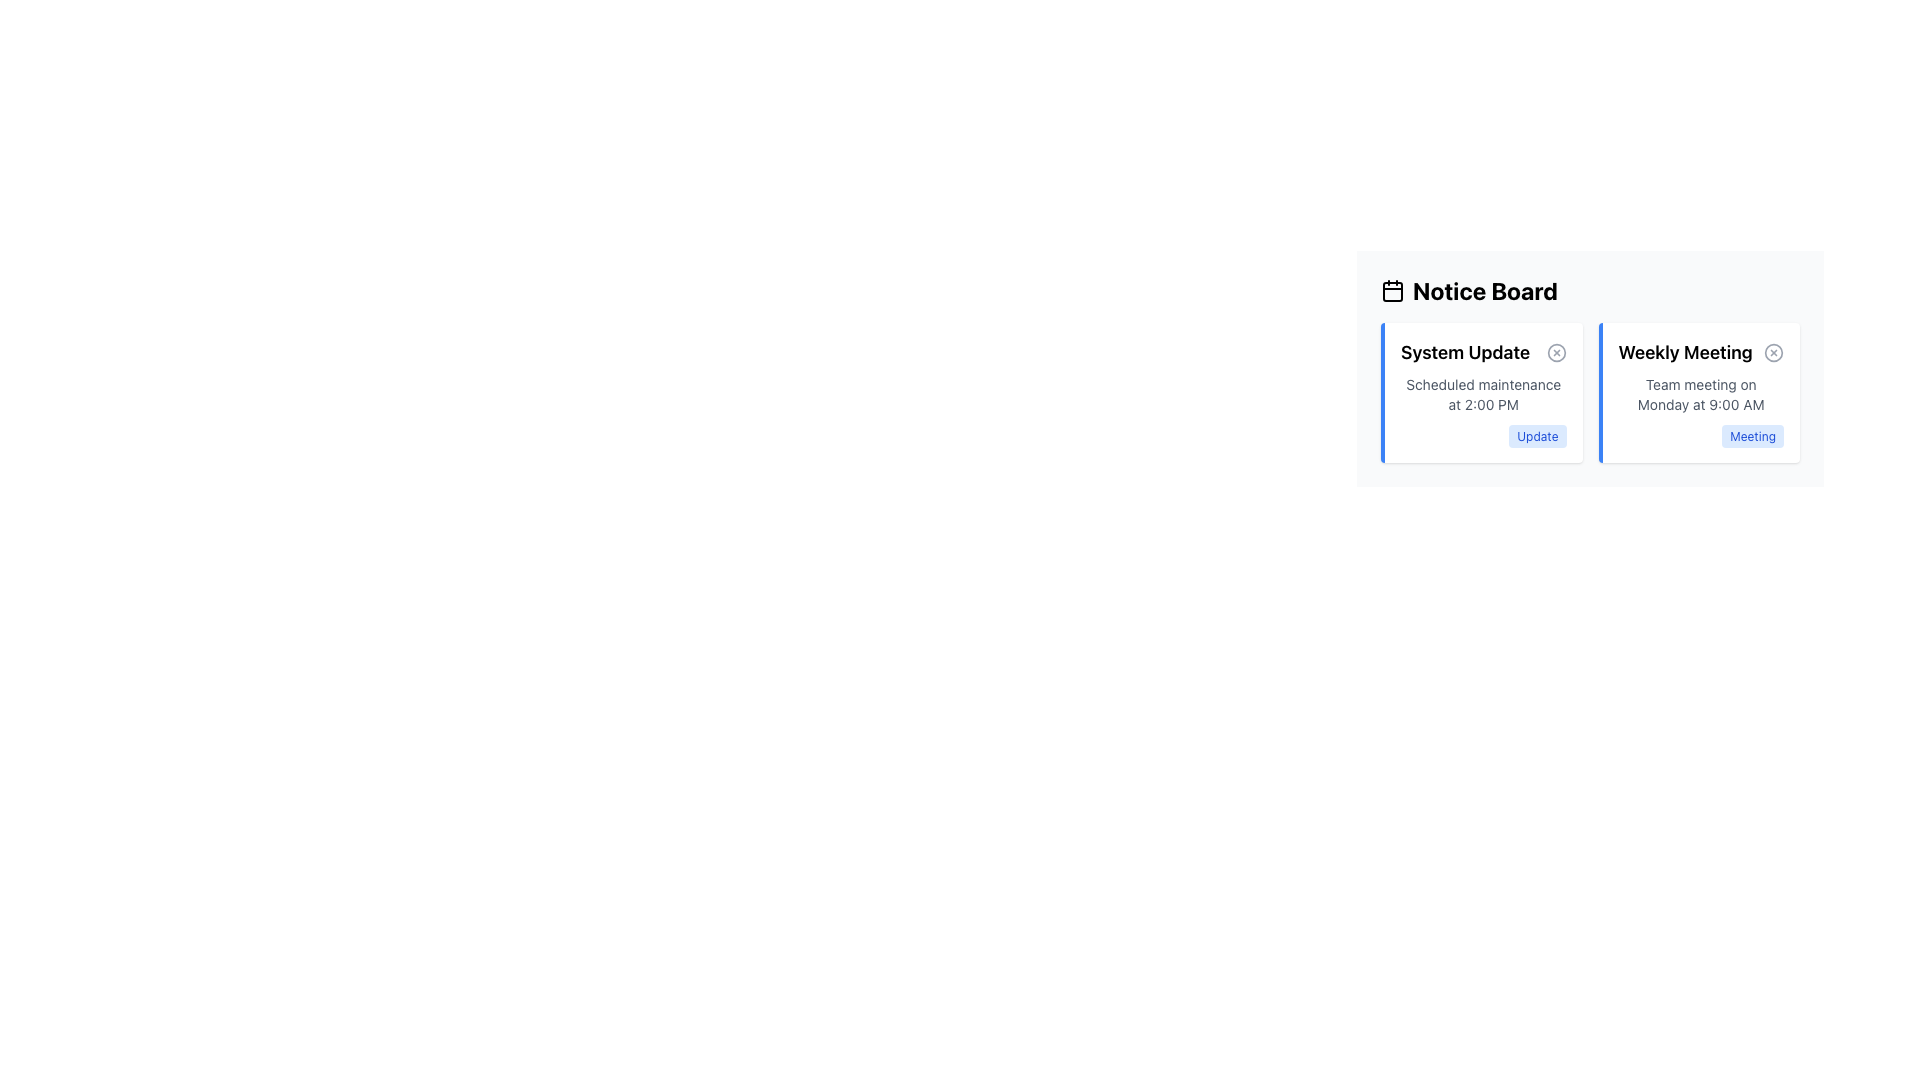 The width and height of the screenshot is (1920, 1080). What do you see at coordinates (1752, 435) in the screenshot?
I see `the 'Weekly Meeting' tag descriptor located at the bottom-right corner of the 'Weekly Meeting' card on the Notice Board` at bounding box center [1752, 435].